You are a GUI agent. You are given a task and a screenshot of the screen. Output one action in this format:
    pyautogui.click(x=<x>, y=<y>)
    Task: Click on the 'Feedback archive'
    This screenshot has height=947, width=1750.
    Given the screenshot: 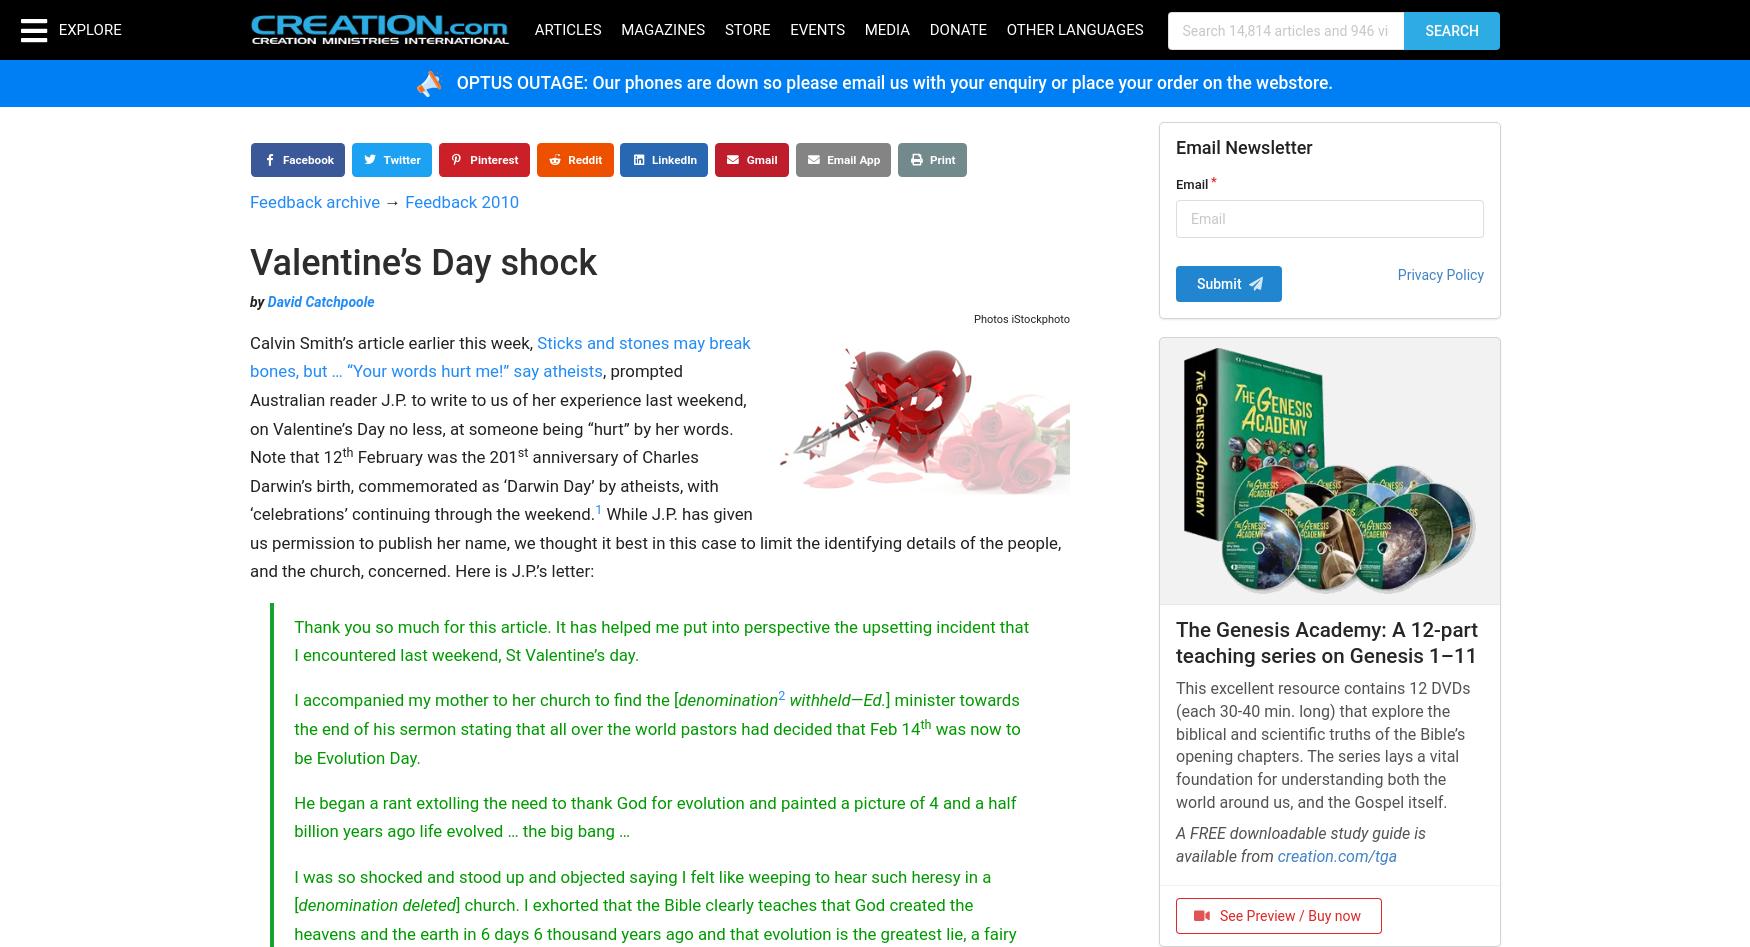 What is the action you would take?
    pyautogui.click(x=315, y=201)
    